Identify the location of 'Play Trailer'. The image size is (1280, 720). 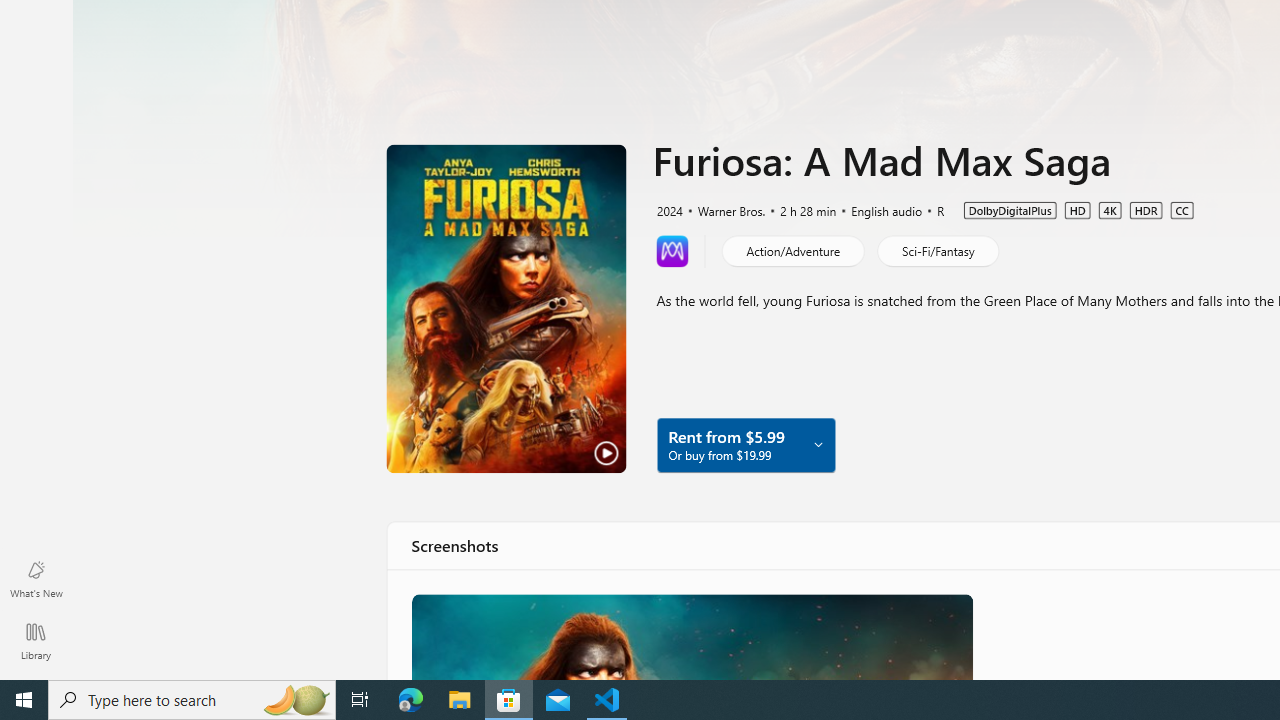
(506, 308).